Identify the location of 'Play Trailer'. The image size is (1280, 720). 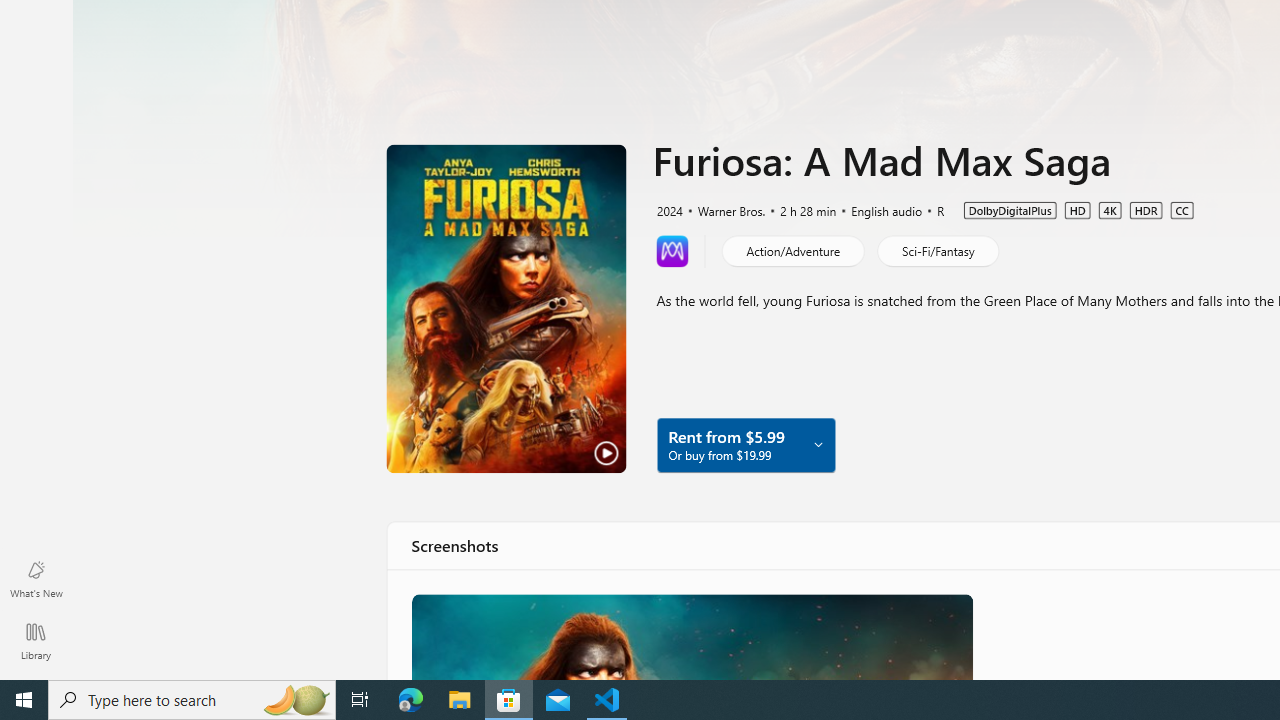
(506, 308).